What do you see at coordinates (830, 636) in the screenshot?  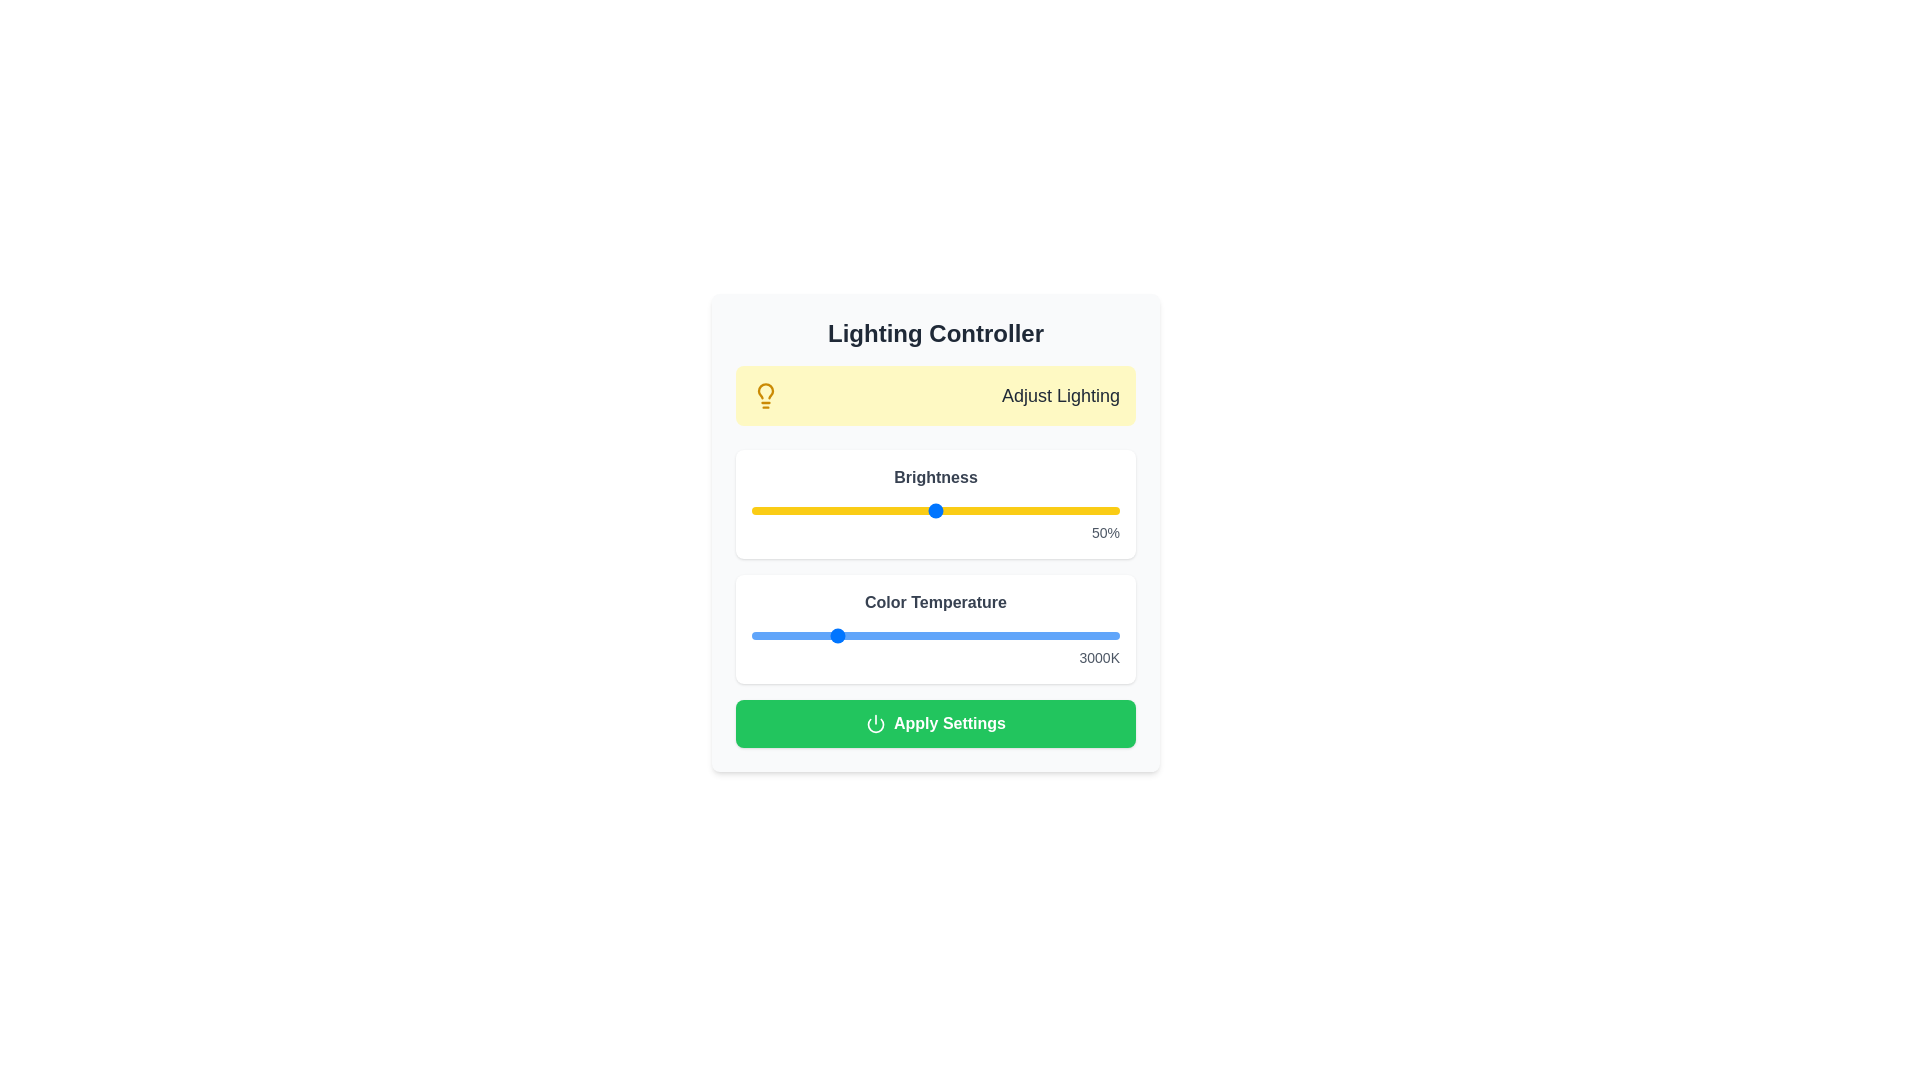 I see `the color temperature slider to 2930 K` at bounding box center [830, 636].